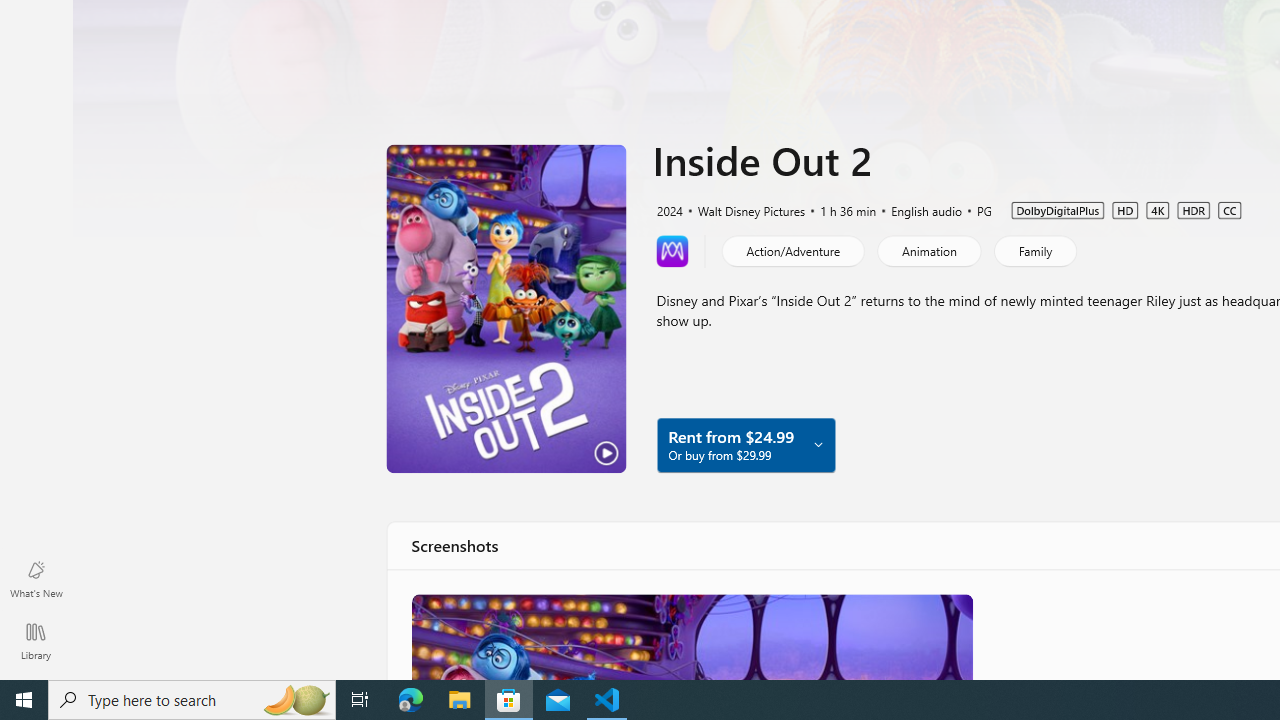 Image resolution: width=1280 pixels, height=720 pixels. What do you see at coordinates (927, 249) in the screenshot?
I see `'Animation'` at bounding box center [927, 249].